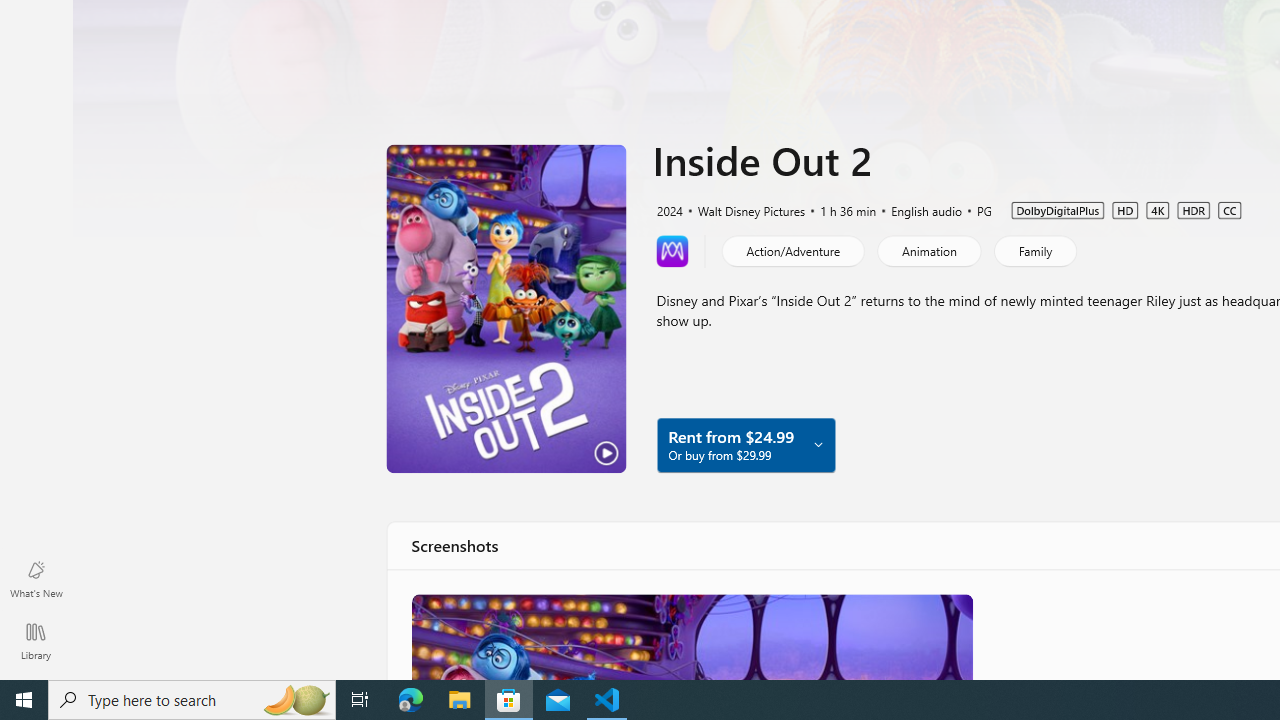 Image resolution: width=1280 pixels, height=720 pixels. What do you see at coordinates (927, 249) in the screenshot?
I see `'Animation'` at bounding box center [927, 249].